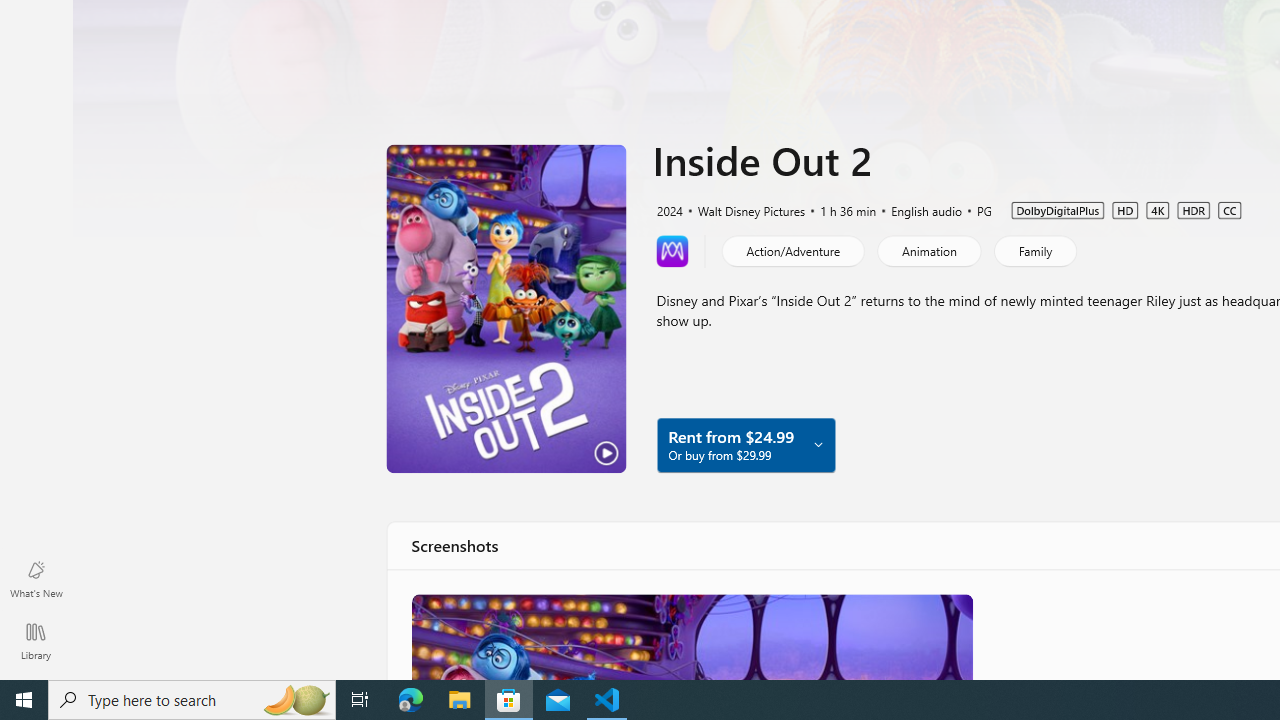 Image resolution: width=1280 pixels, height=720 pixels. What do you see at coordinates (927, 249) in the screenshot?
I see `'Animation'` at bounding box center [927, 249].